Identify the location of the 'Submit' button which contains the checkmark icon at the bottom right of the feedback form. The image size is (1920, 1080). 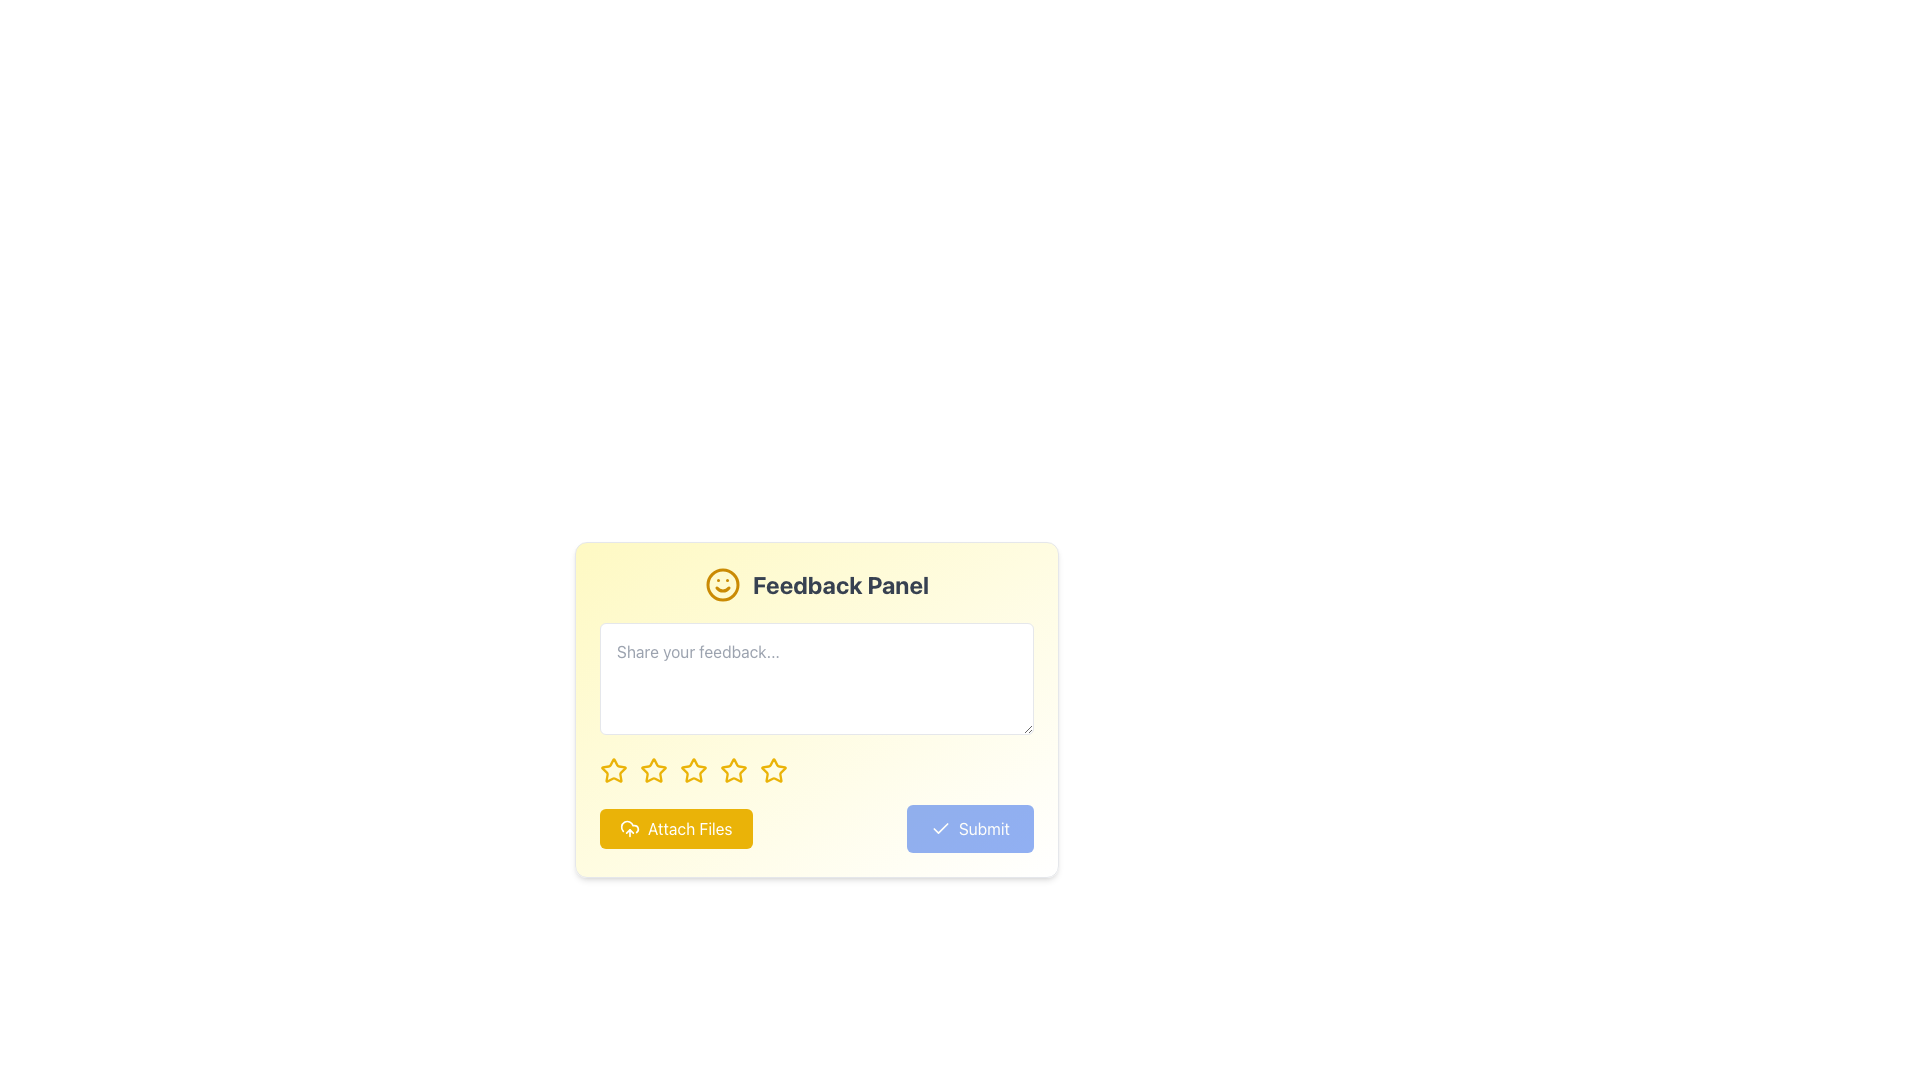
(939, 829).